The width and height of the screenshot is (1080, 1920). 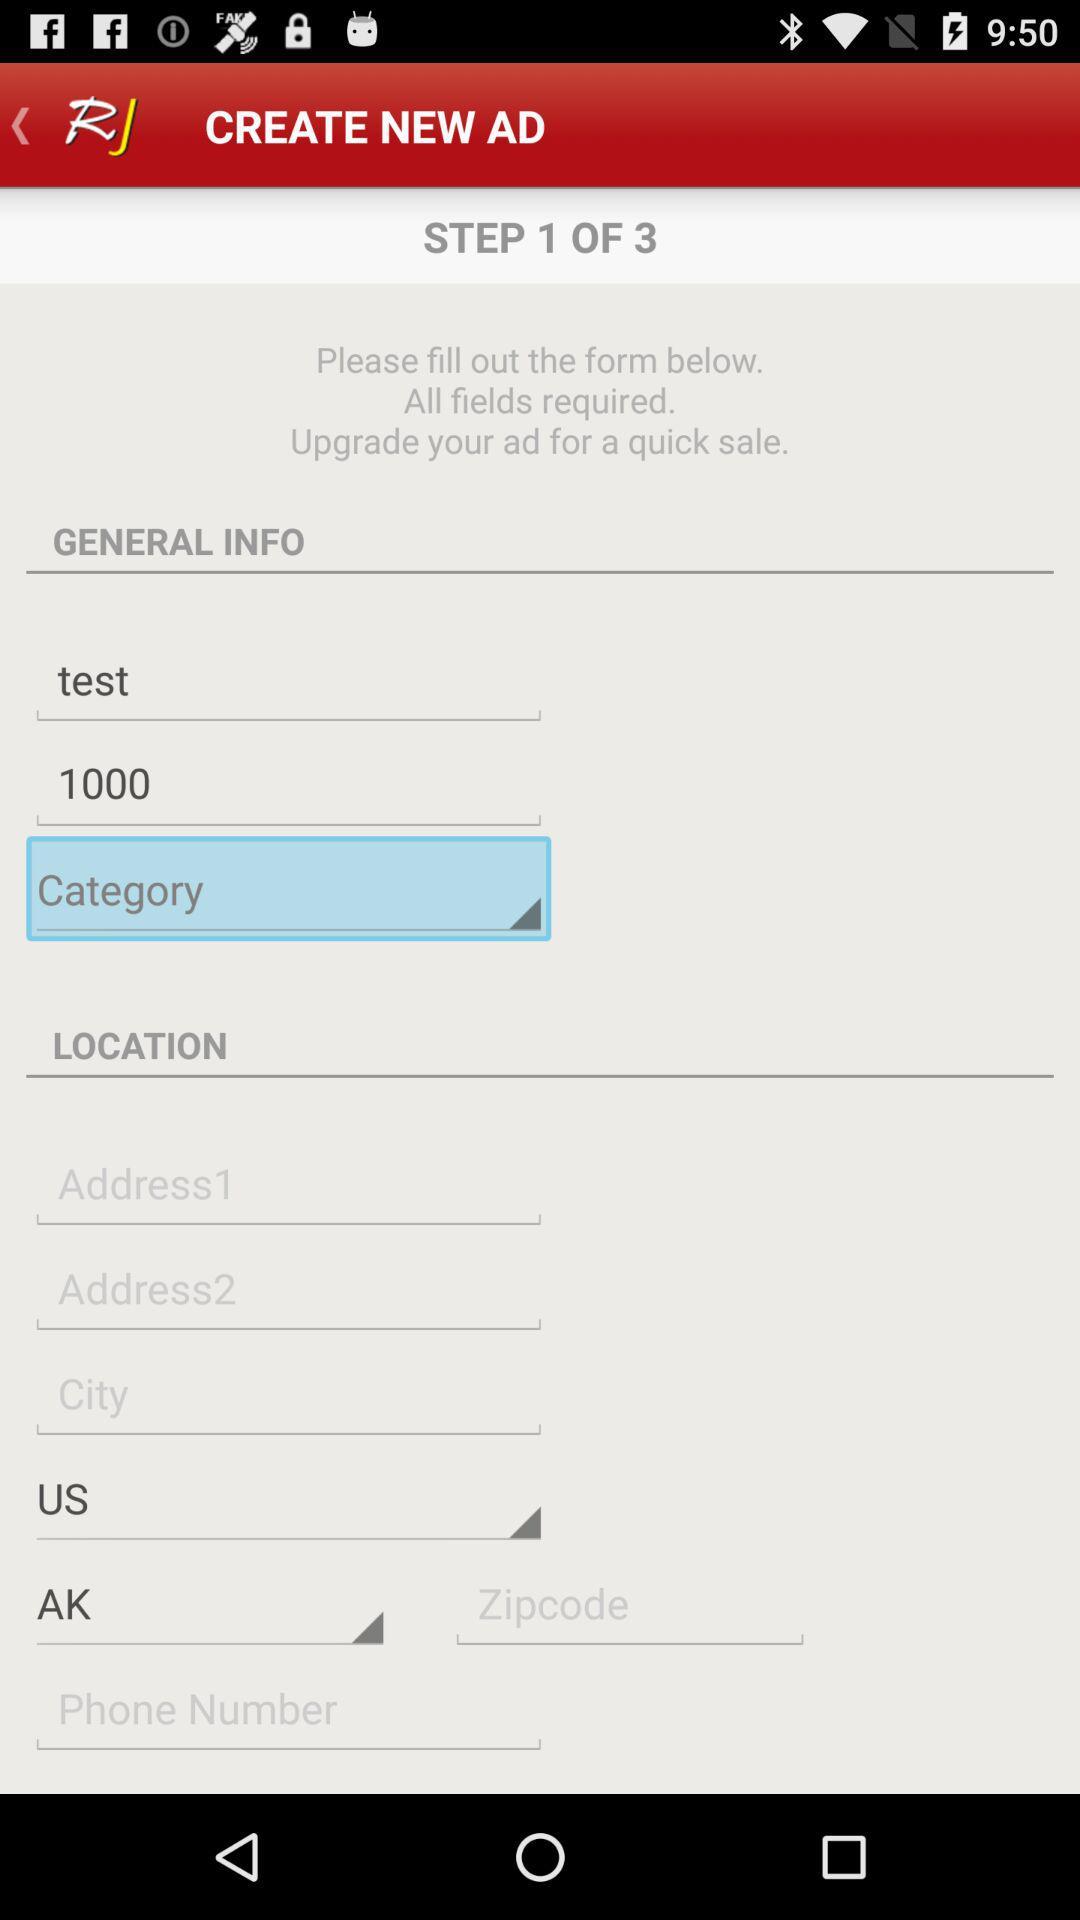 I want to click on type address, so click(x=288, y=1182).